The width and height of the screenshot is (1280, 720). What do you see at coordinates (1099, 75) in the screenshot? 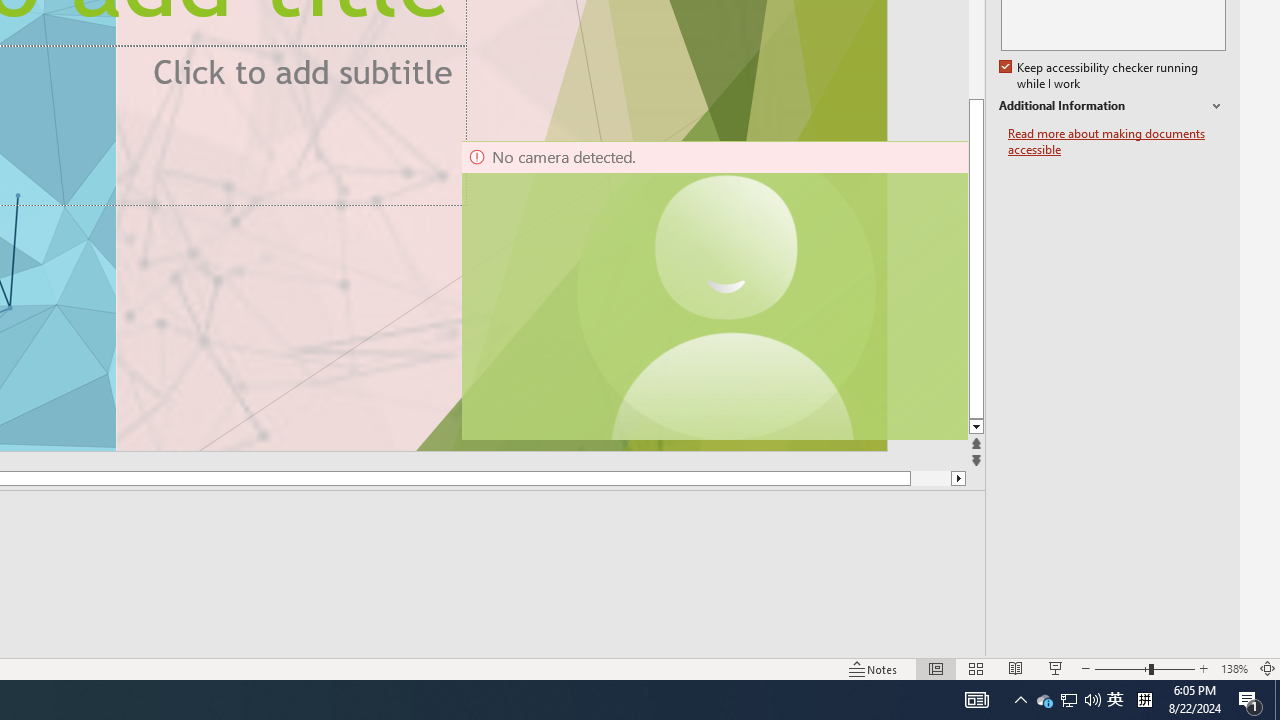
I see `'Keep accessibility checker running while I work'` at bounding box center [1099, 75].